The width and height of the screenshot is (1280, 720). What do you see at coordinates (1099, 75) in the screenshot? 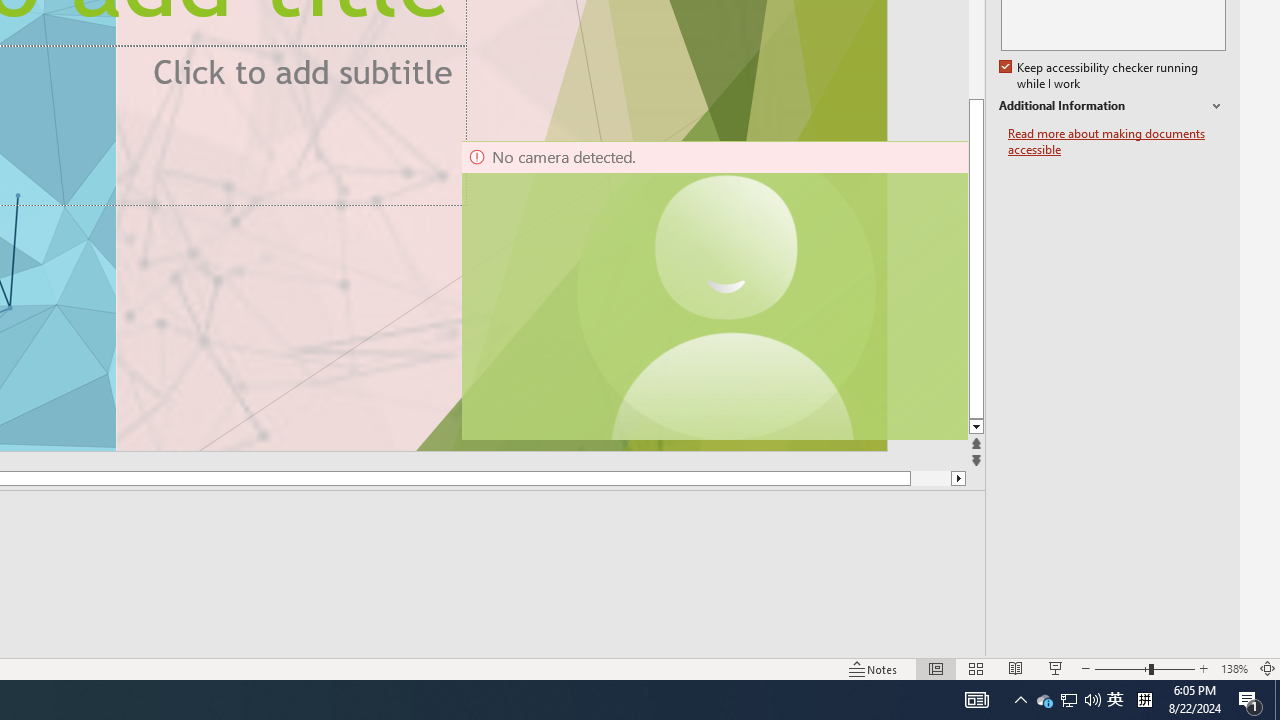
I see `'Keep accessibility checker running while I work'` at bounding box center [1099, 75].